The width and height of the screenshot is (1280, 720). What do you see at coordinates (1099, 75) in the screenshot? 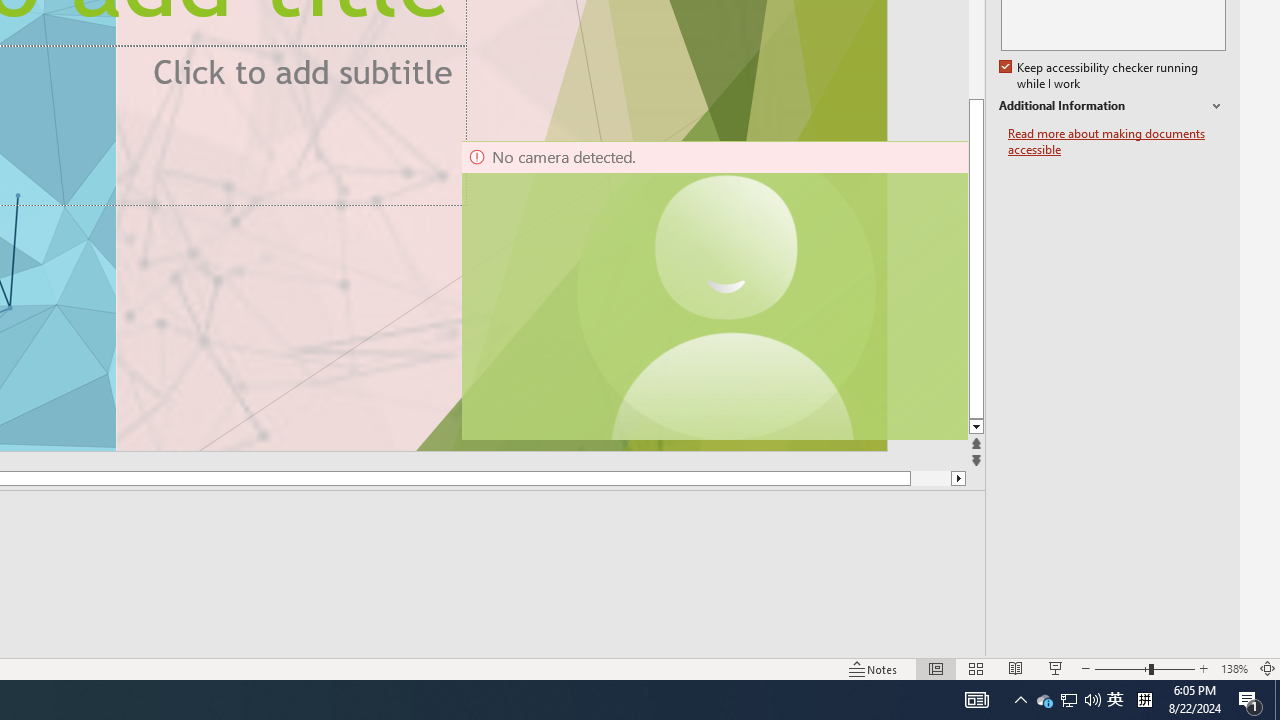
I see `'Keep accessibility checker running while I work'` at bounding box center [1099, 75].